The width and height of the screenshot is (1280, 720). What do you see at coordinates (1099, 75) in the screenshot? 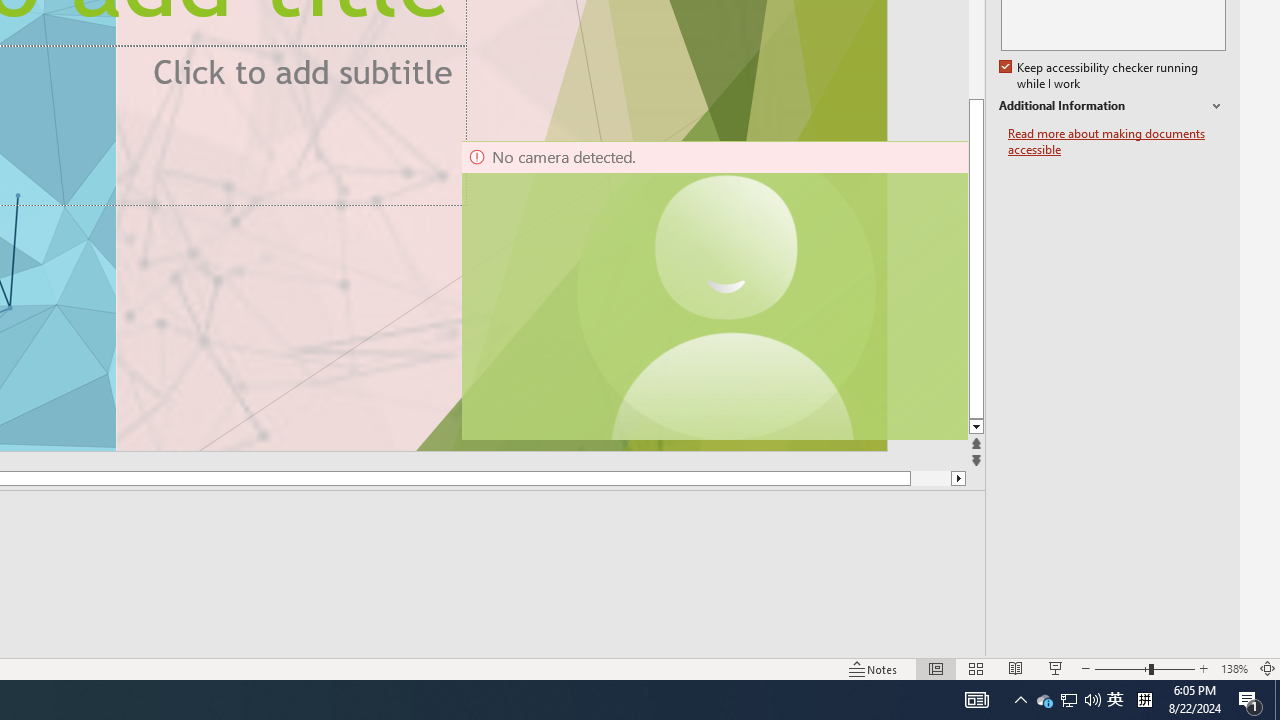
I see `'Keep accessibility checker running while I work'` at bounding box center [1099, 75].